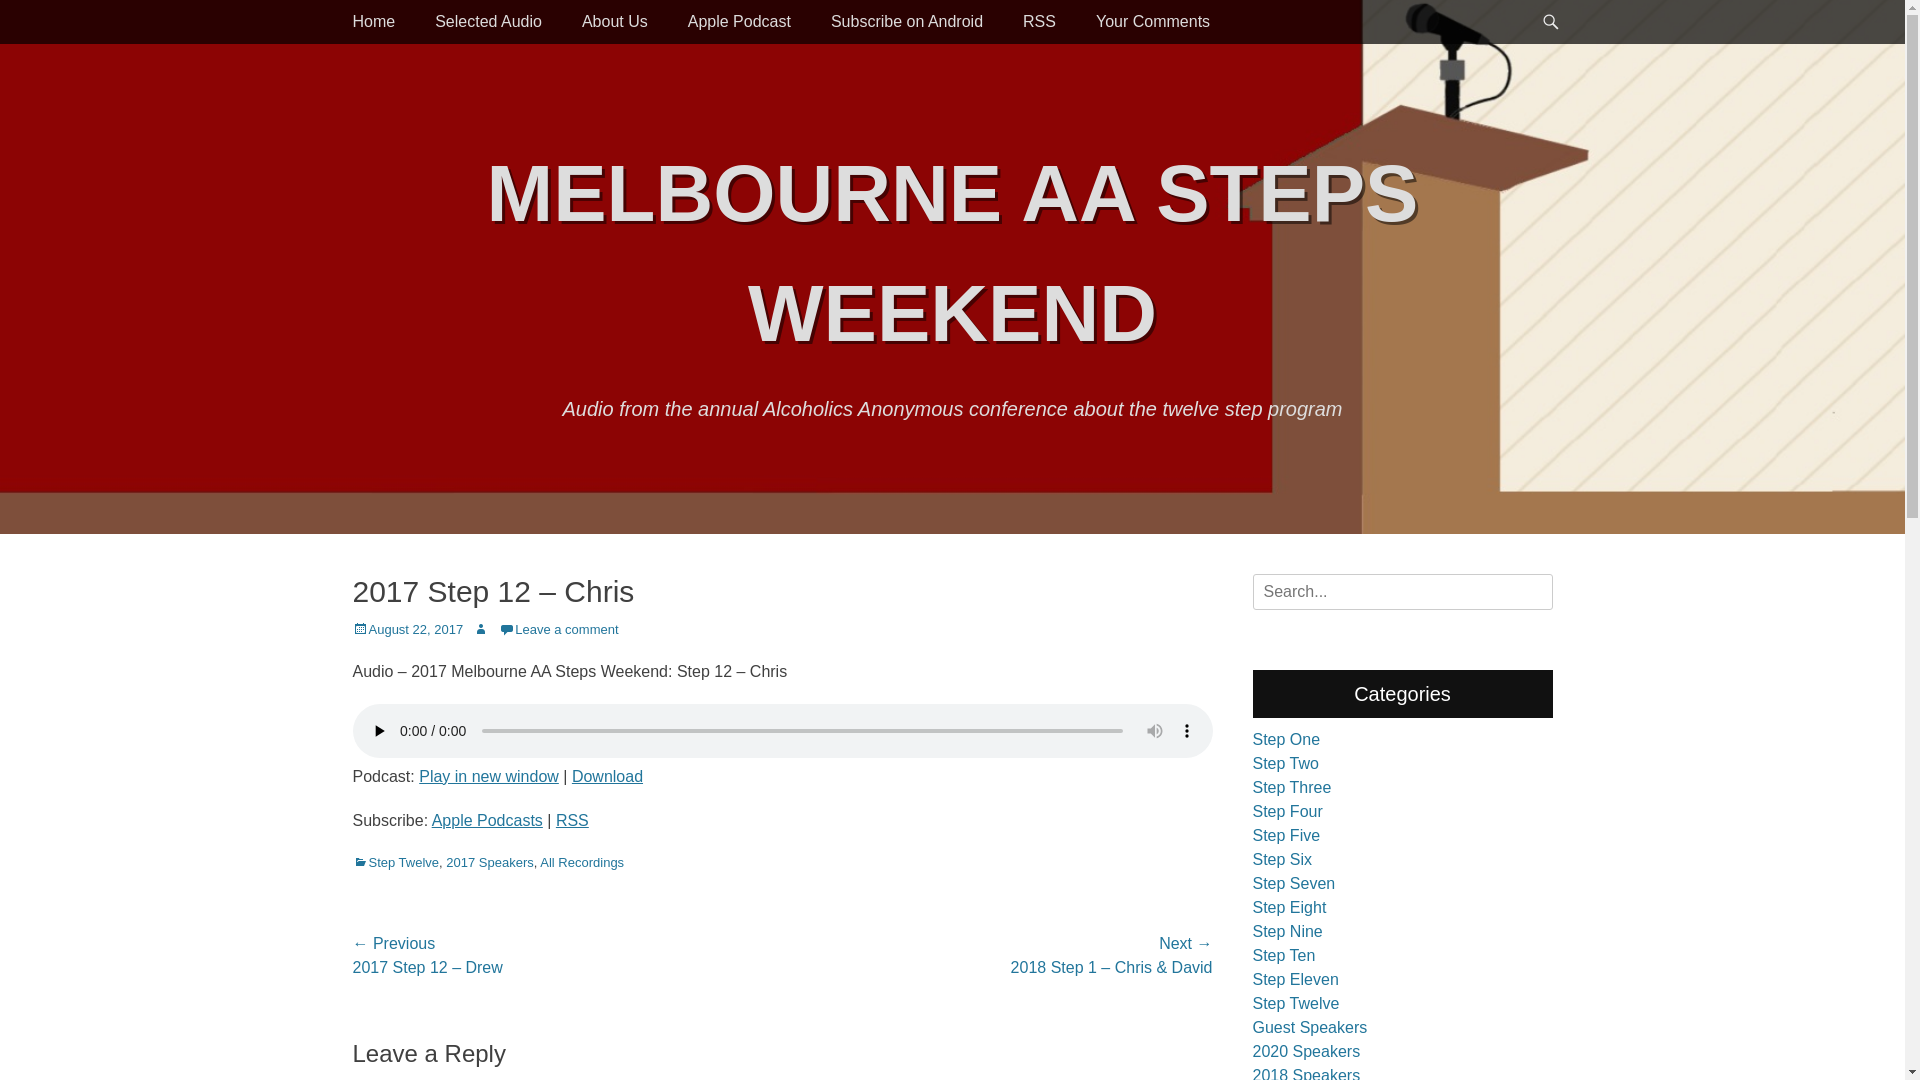 Image resolution: width=1920 pixels, height=1080 pixels. Describe the element at coordinates (1152, 22) in the screenshot. I see `'Your Comments'` at that location.